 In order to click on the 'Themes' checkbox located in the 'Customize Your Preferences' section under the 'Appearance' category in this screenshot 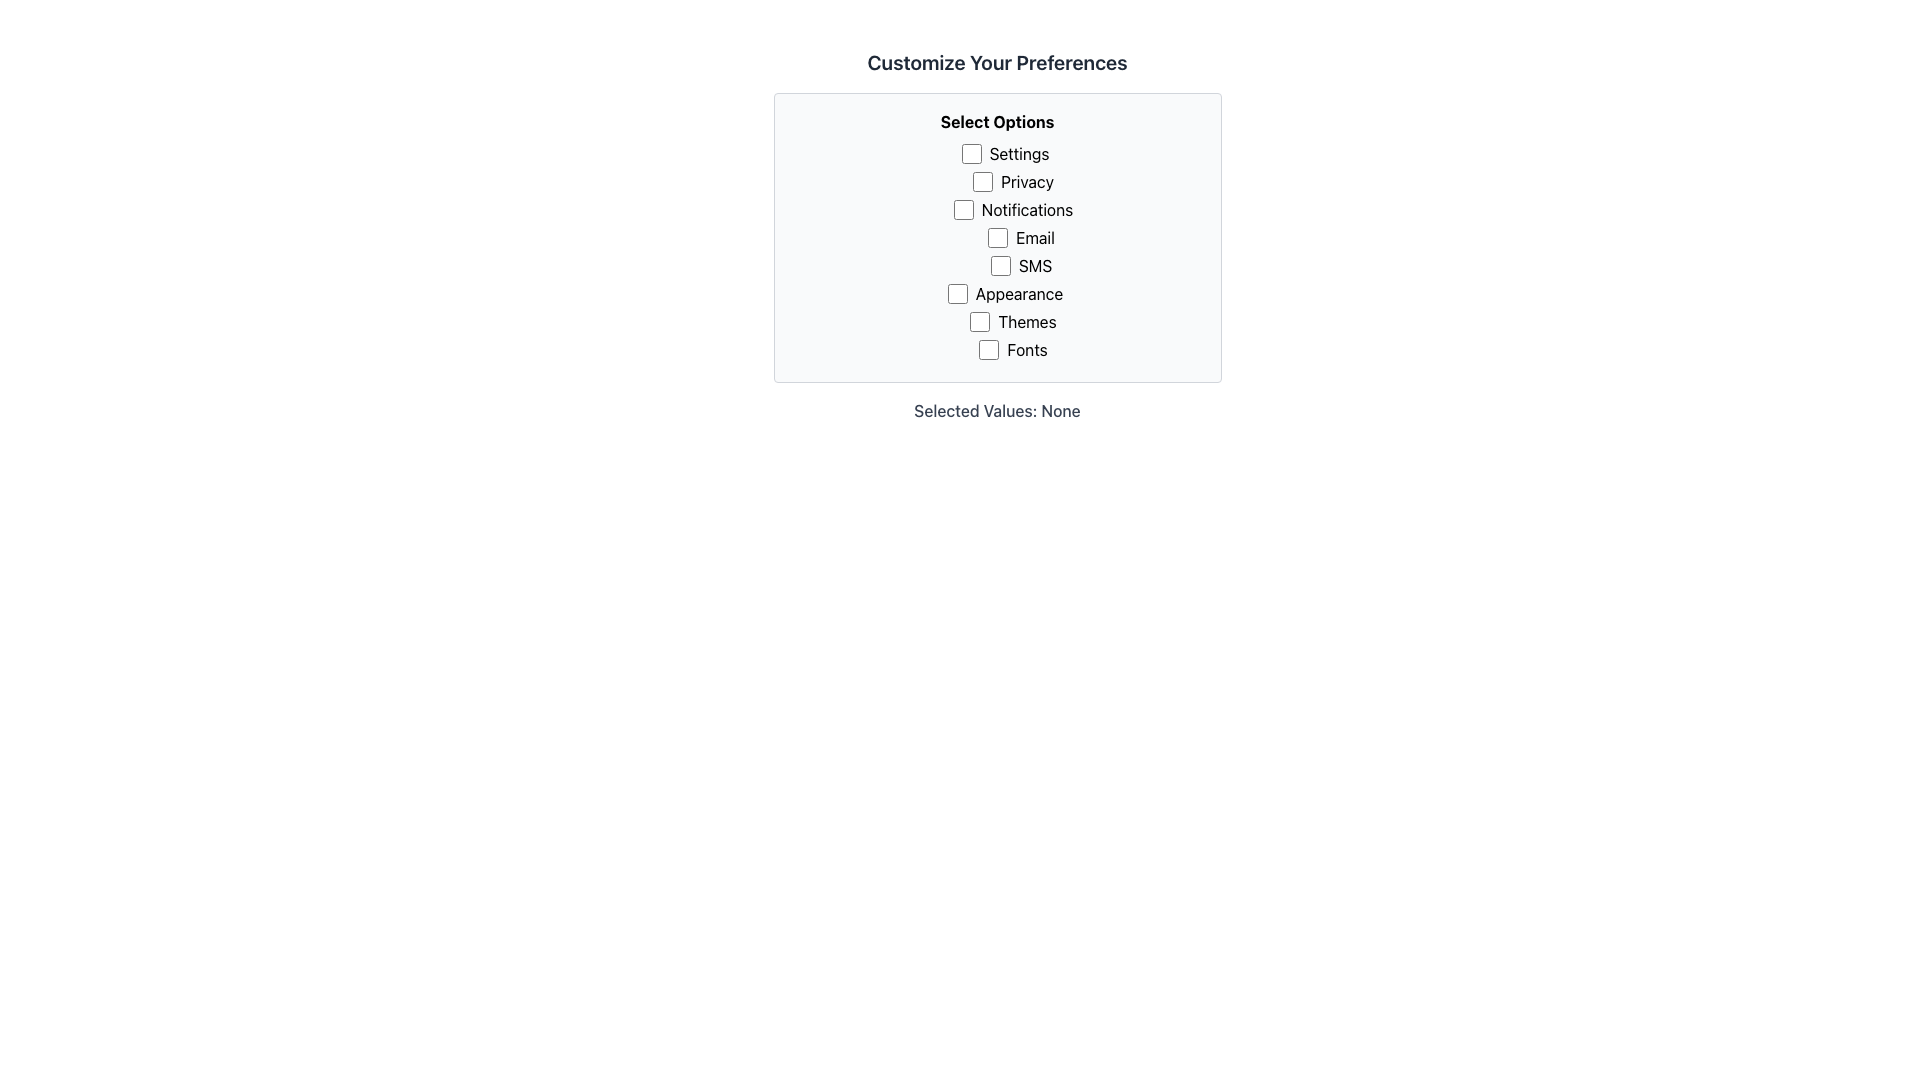, I will do `click(980, 320)`.